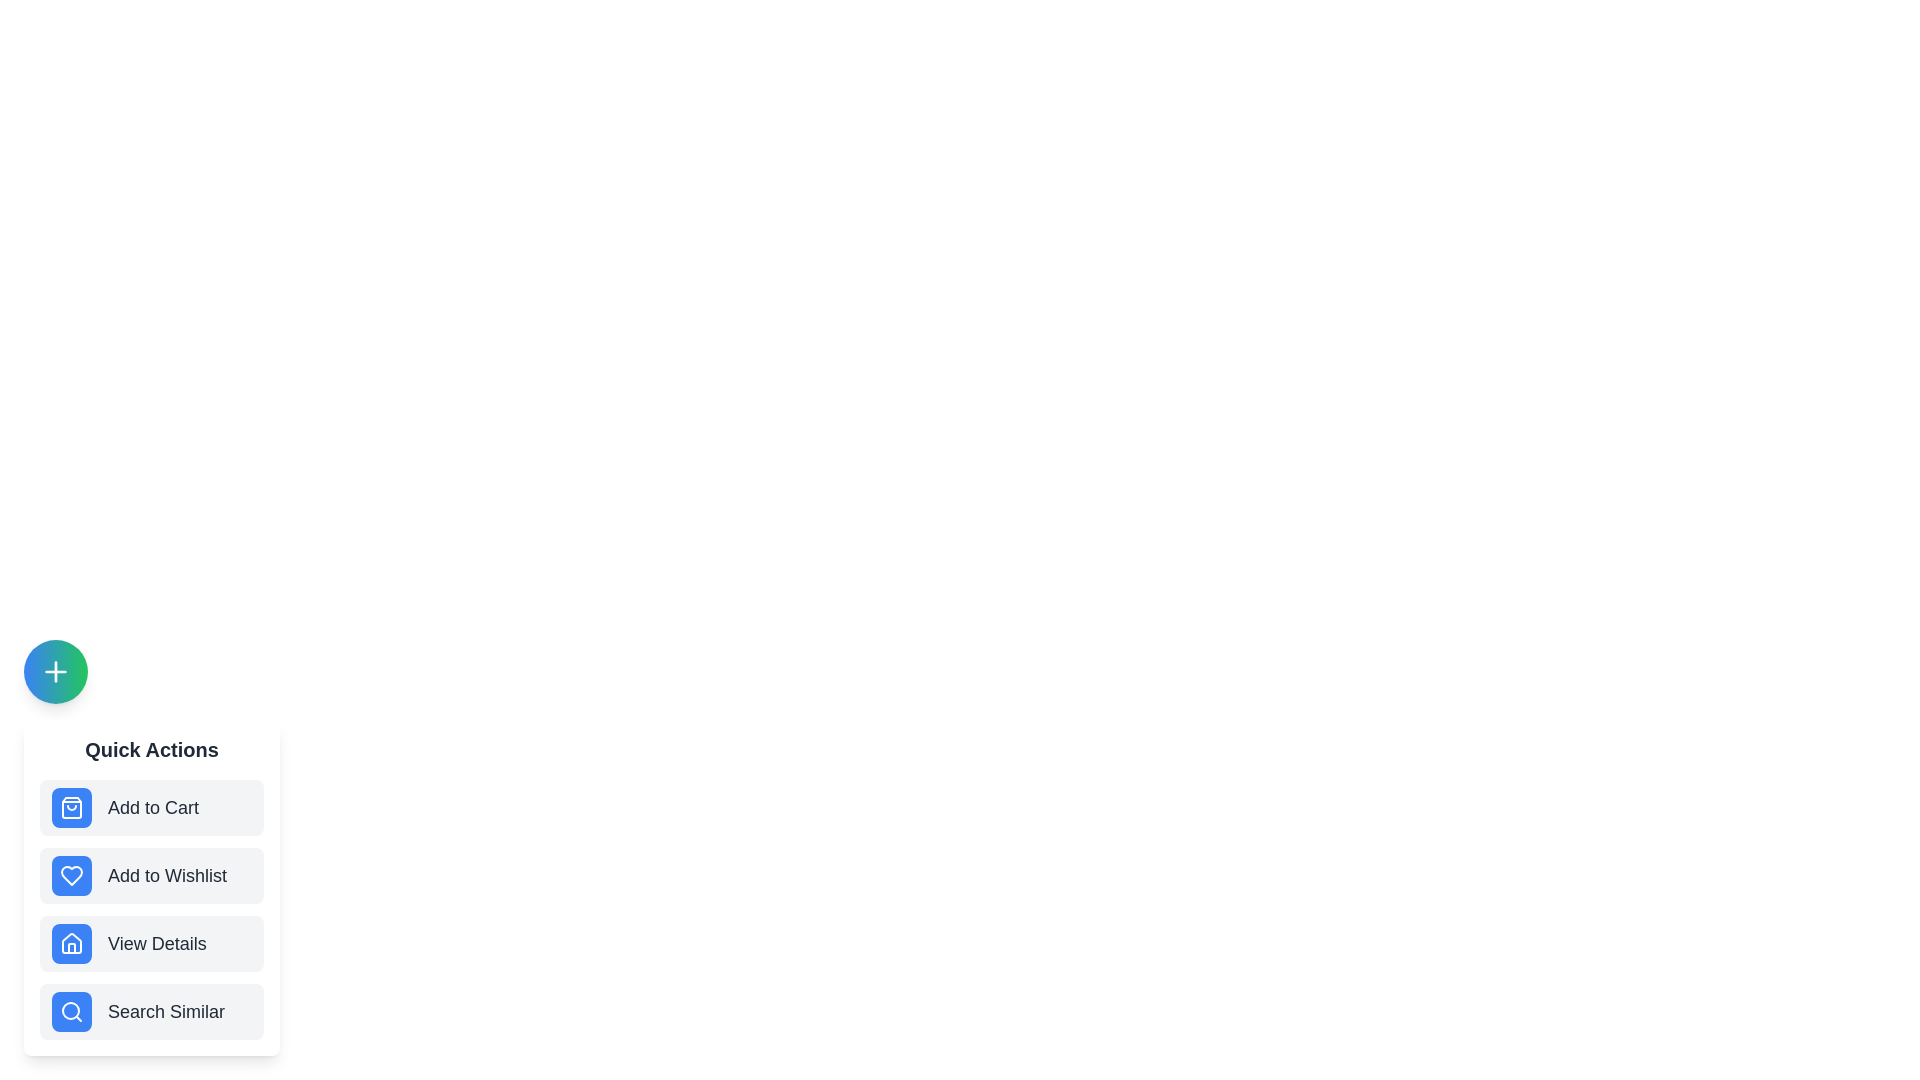 The image size is (1920, 1080). Describe the element at coordinates (151, 1011) in the screenshot. I see `the 'Search Similar' button` at that location.